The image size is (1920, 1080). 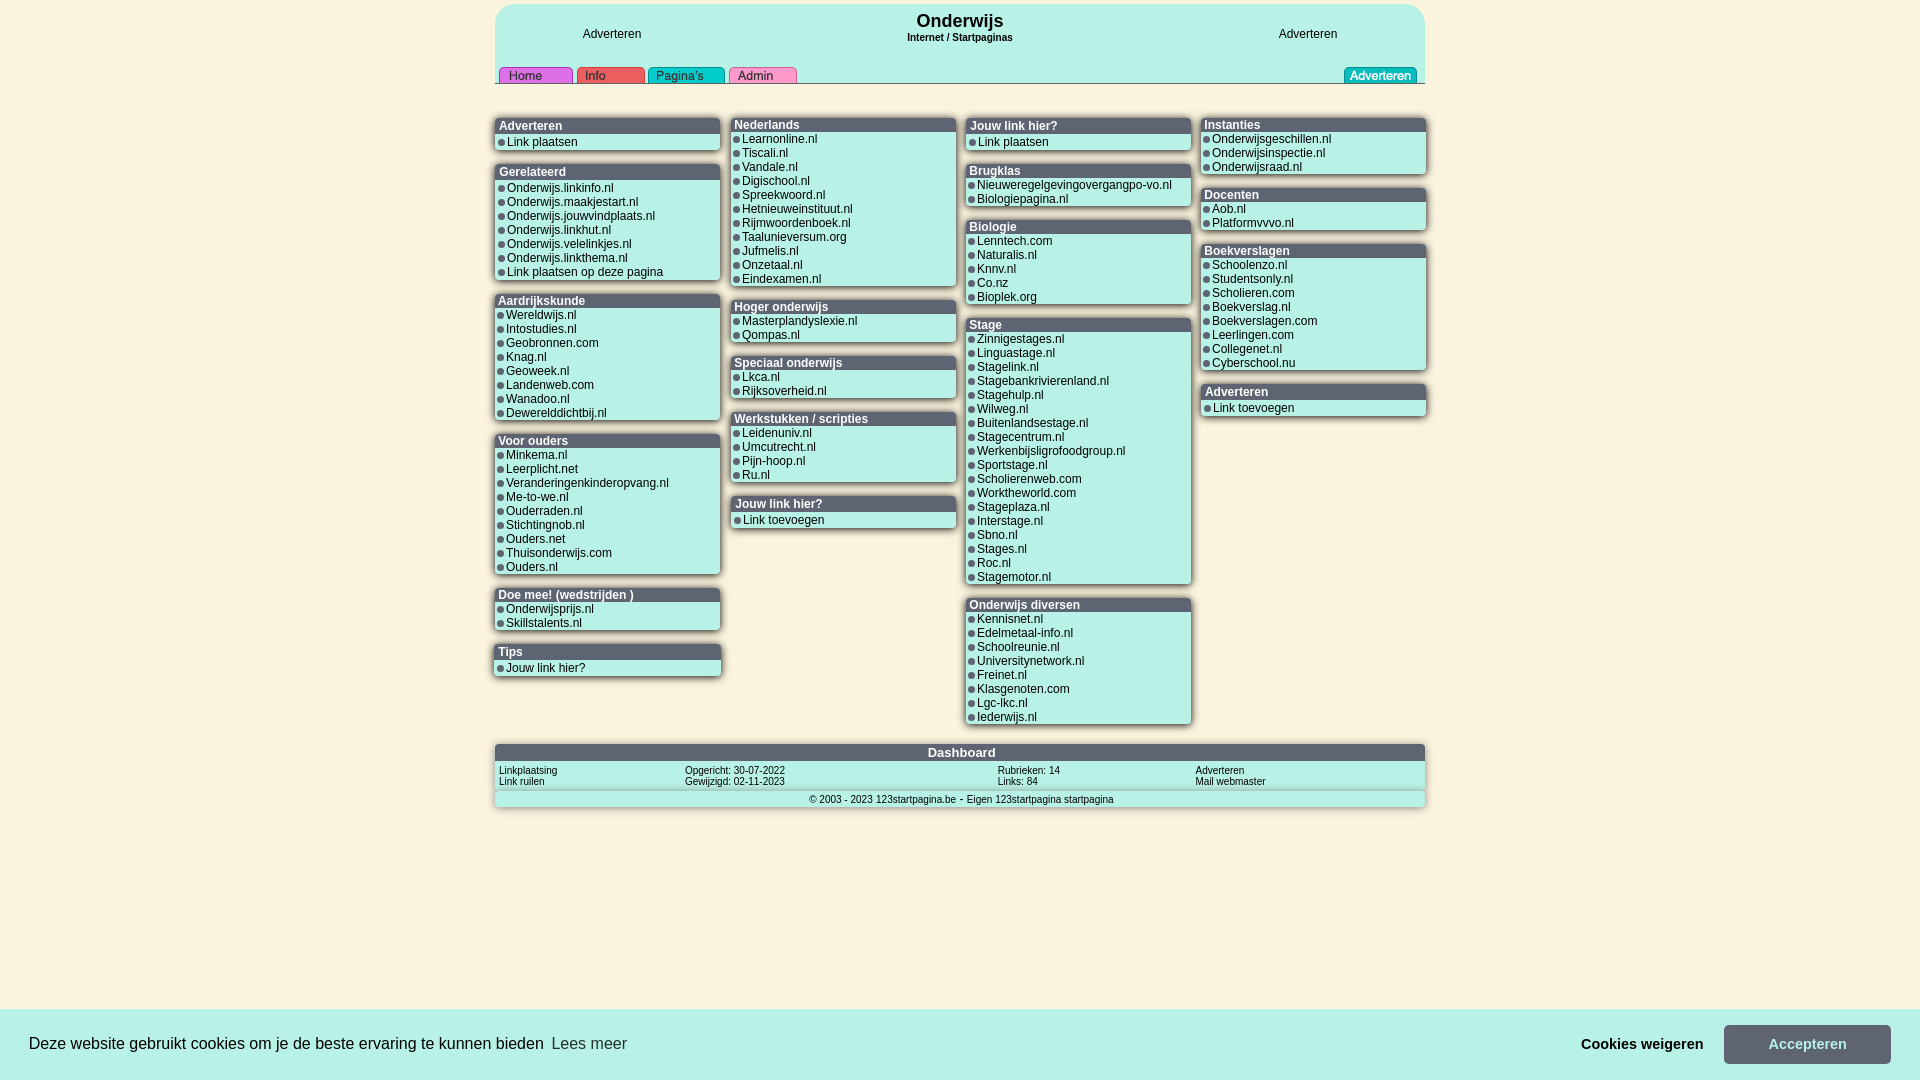 I want to click on 'Cyberschool.nu', so click(x=1252, y=362).